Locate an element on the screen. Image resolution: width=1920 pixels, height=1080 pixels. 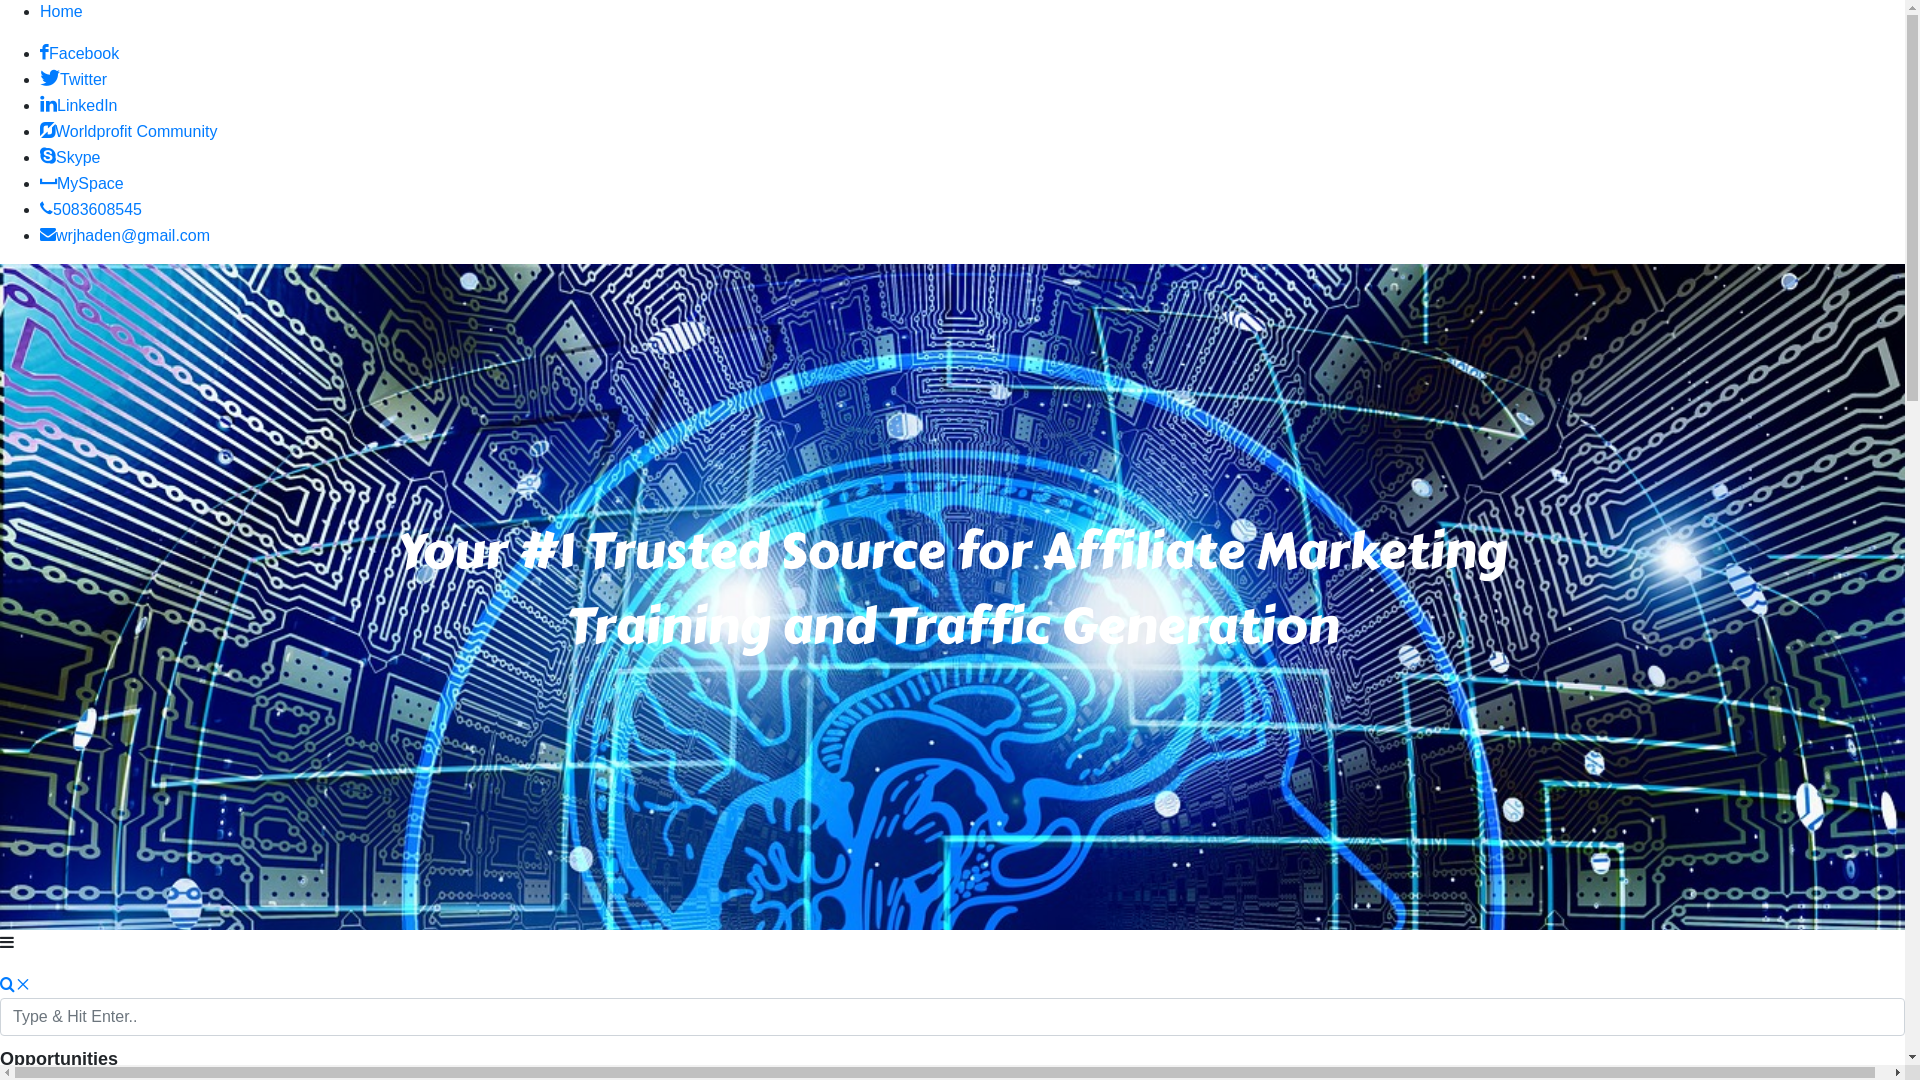
'wrjhaden@gmail.com' is located at coordinates (123, 234).